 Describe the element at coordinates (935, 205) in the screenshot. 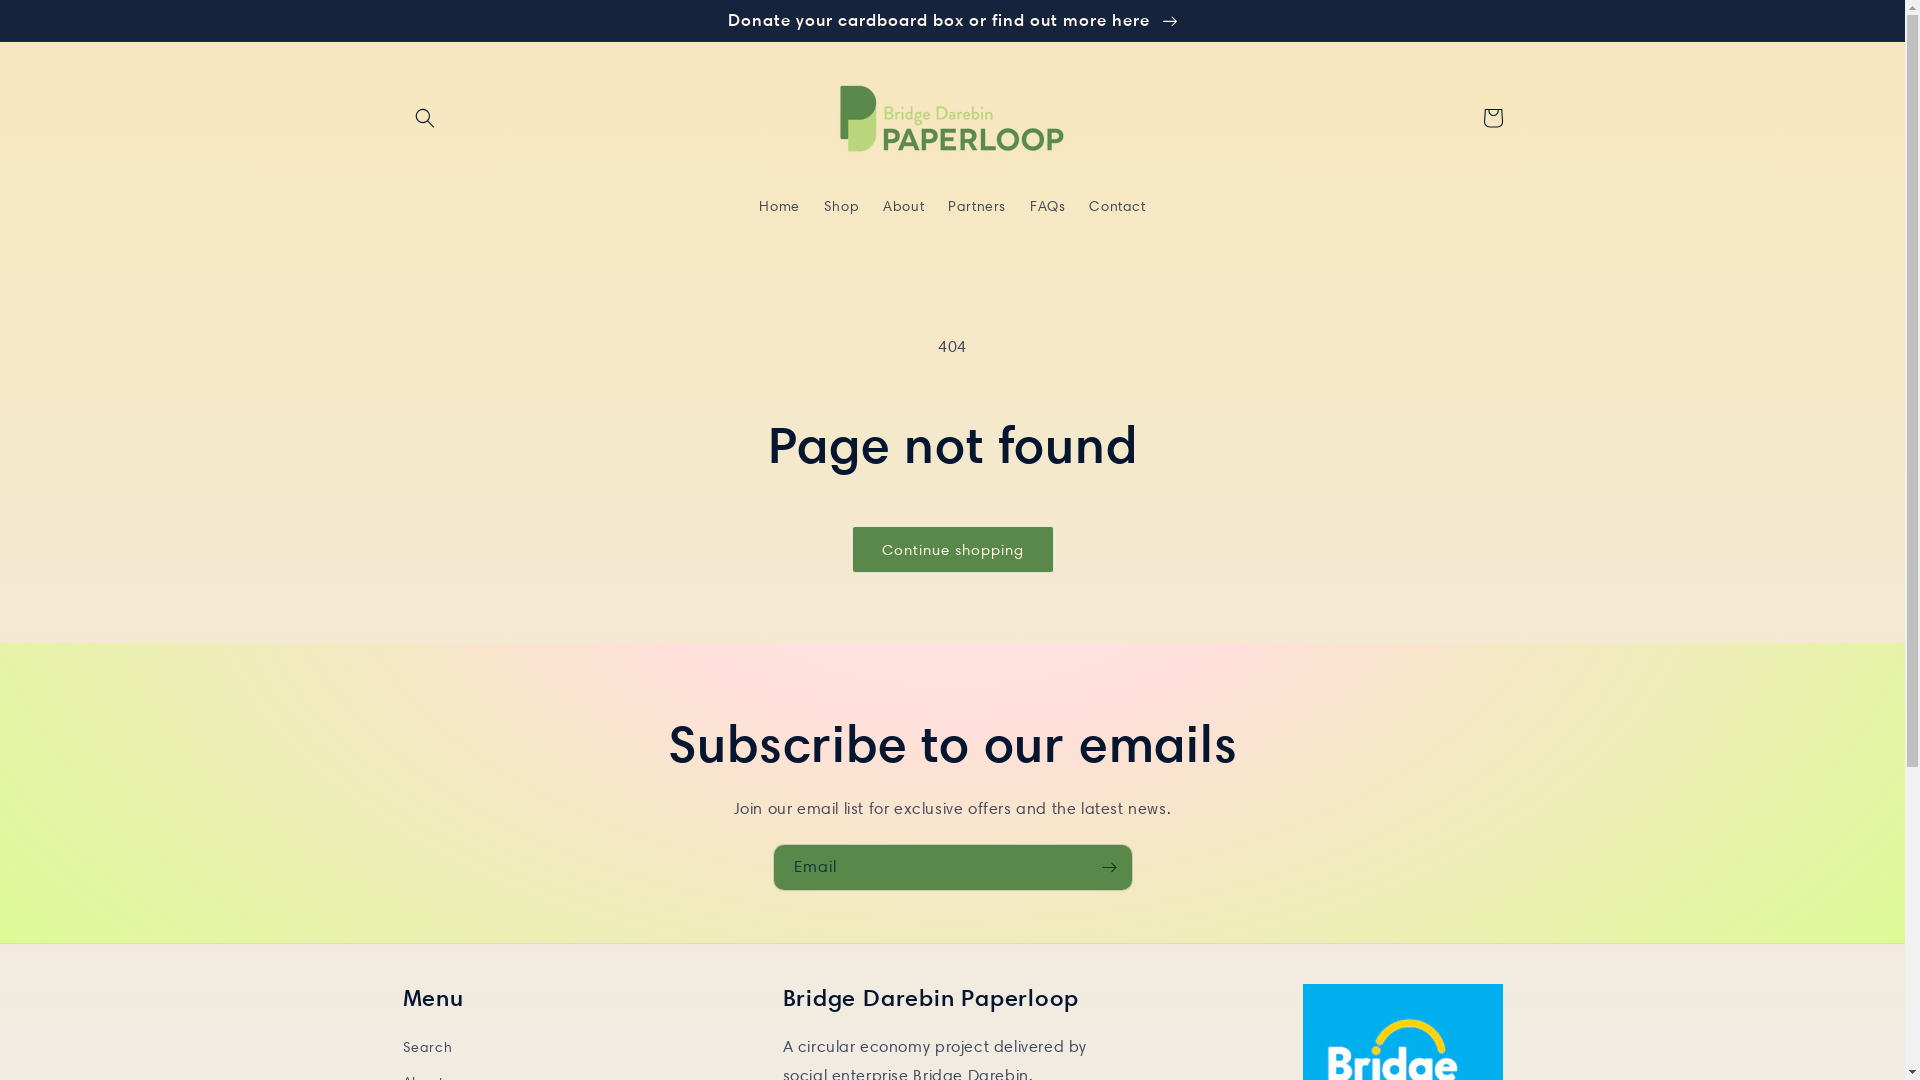

I see `'Partners'` at that location.